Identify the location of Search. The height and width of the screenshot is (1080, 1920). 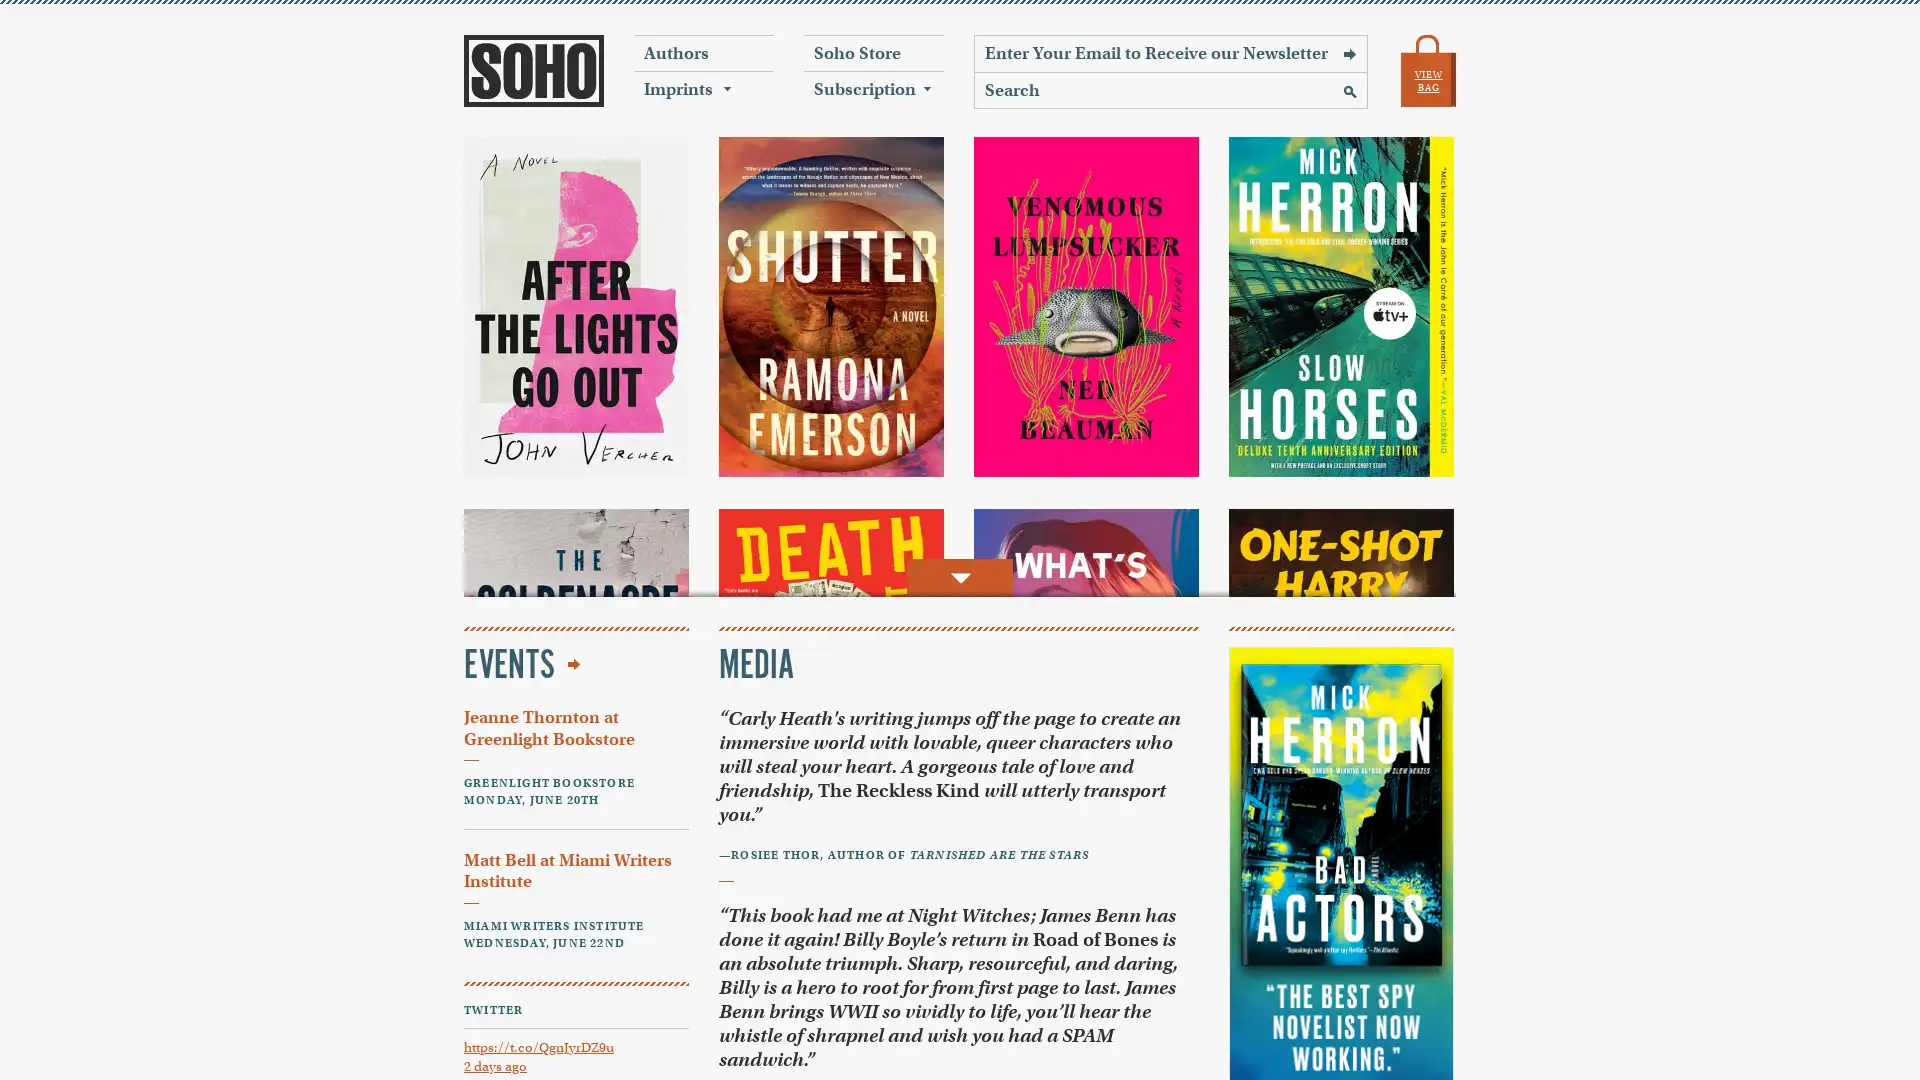
(1349, 88).